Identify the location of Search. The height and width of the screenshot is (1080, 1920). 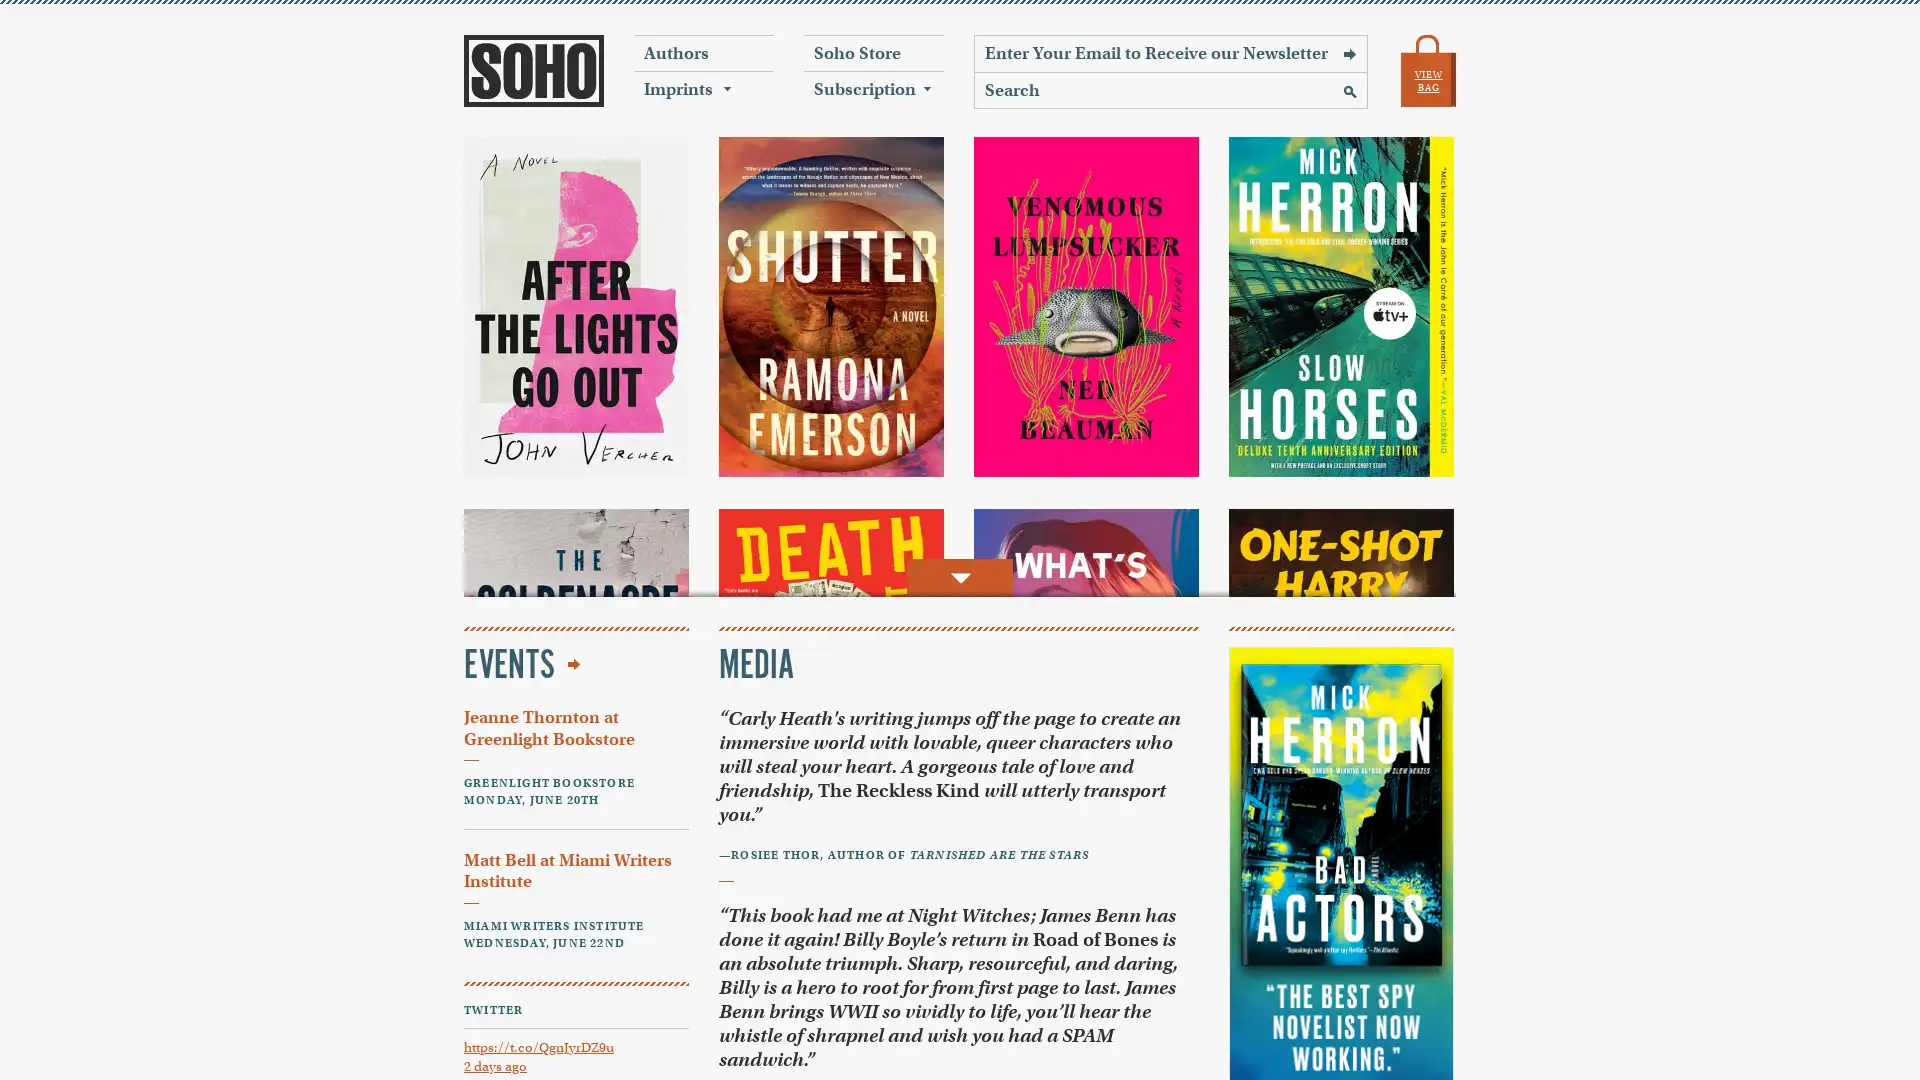
(1349, 88).